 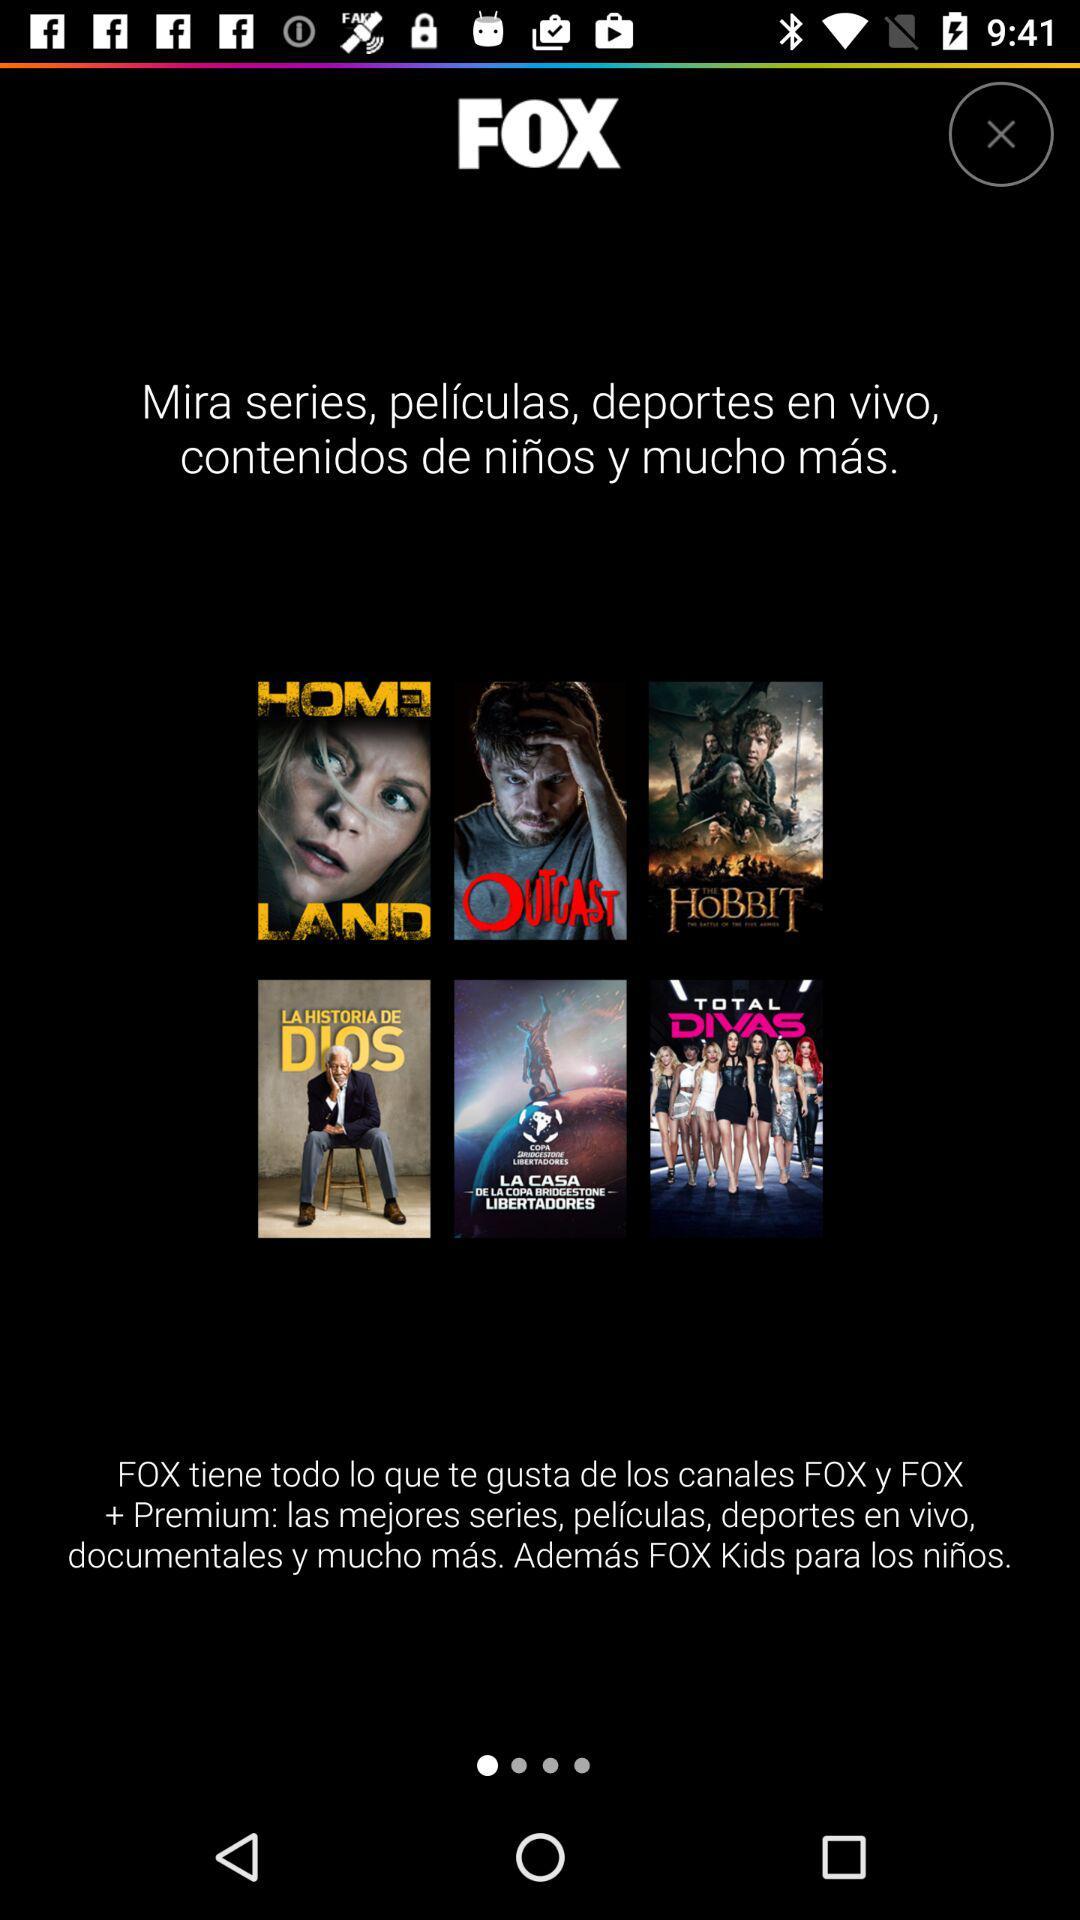 What do you see at coordinates (1001, 133) in the screenshot?
I see `the close icon` at bounding box center [1001, 133].